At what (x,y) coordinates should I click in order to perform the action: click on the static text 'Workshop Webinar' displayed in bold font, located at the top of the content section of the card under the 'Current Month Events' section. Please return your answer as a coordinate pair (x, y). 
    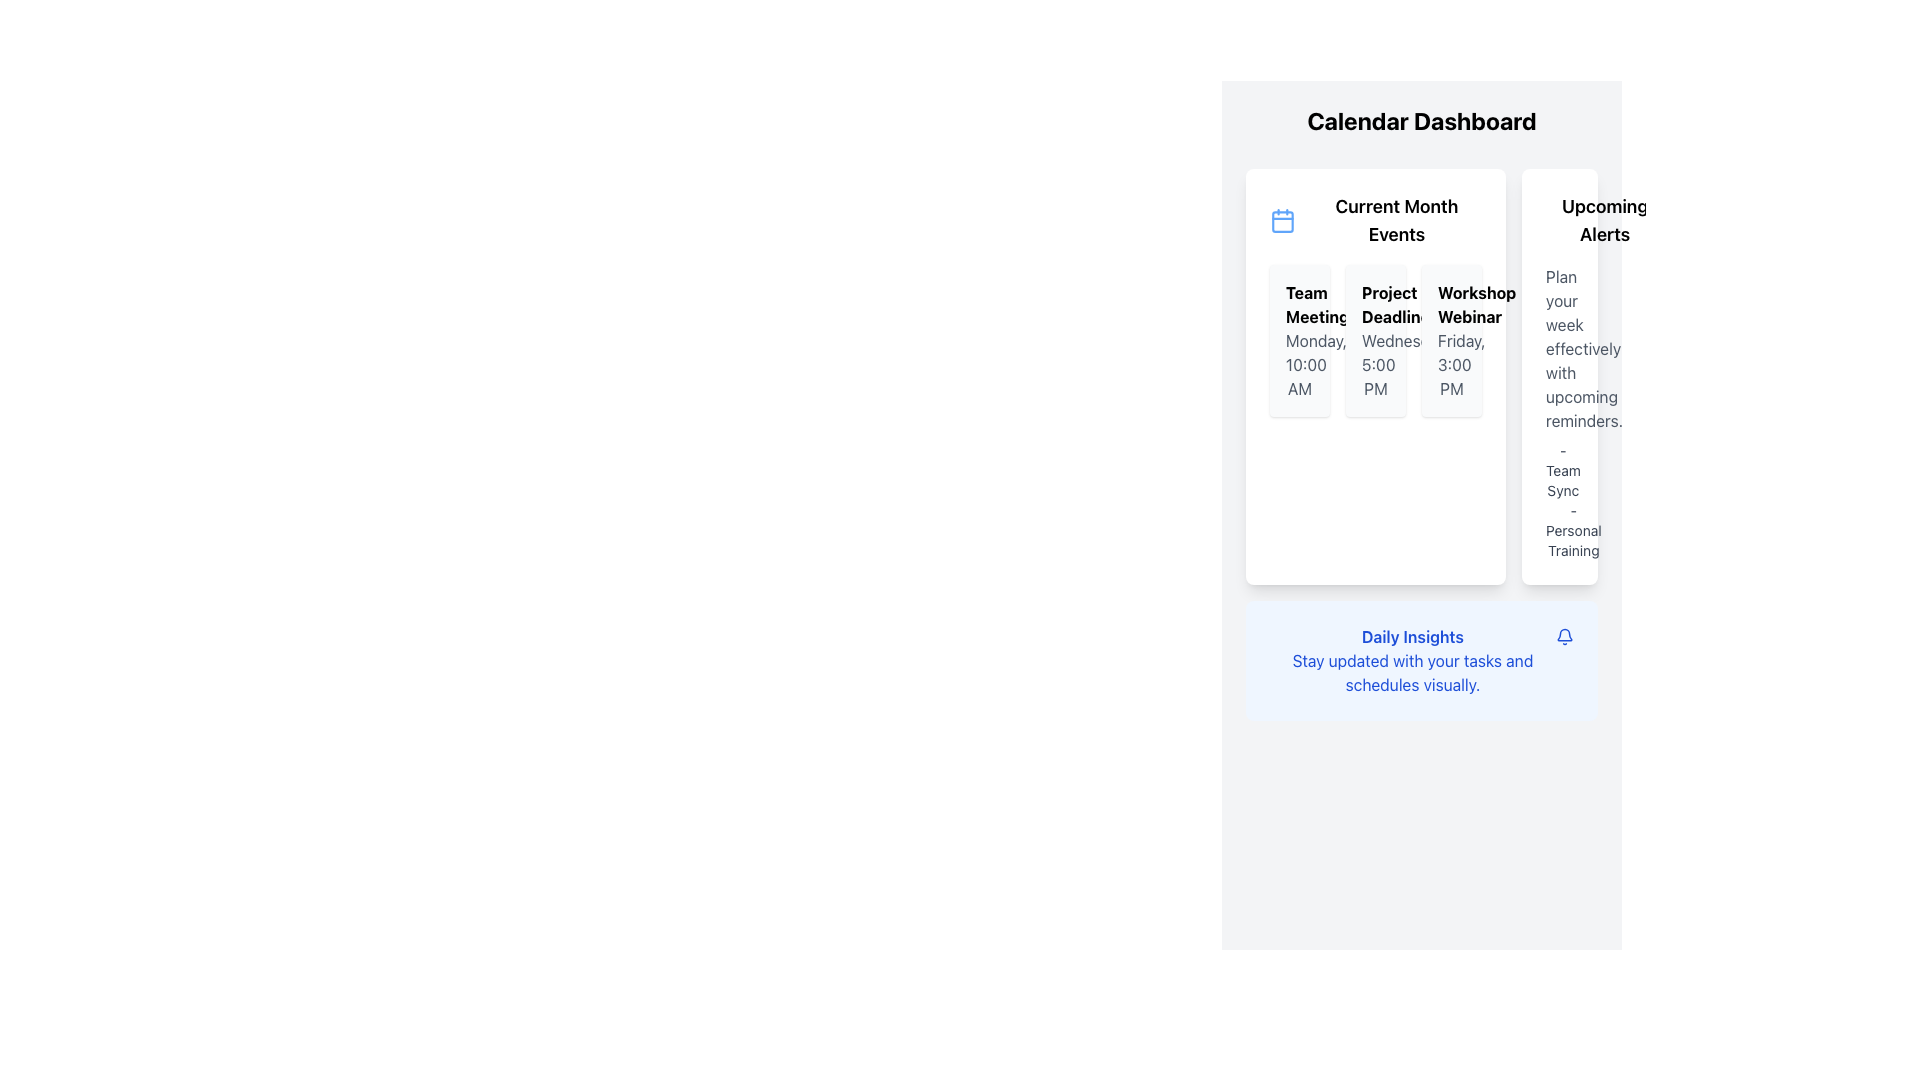
    Looking at the image, I should click on (1451, 304).